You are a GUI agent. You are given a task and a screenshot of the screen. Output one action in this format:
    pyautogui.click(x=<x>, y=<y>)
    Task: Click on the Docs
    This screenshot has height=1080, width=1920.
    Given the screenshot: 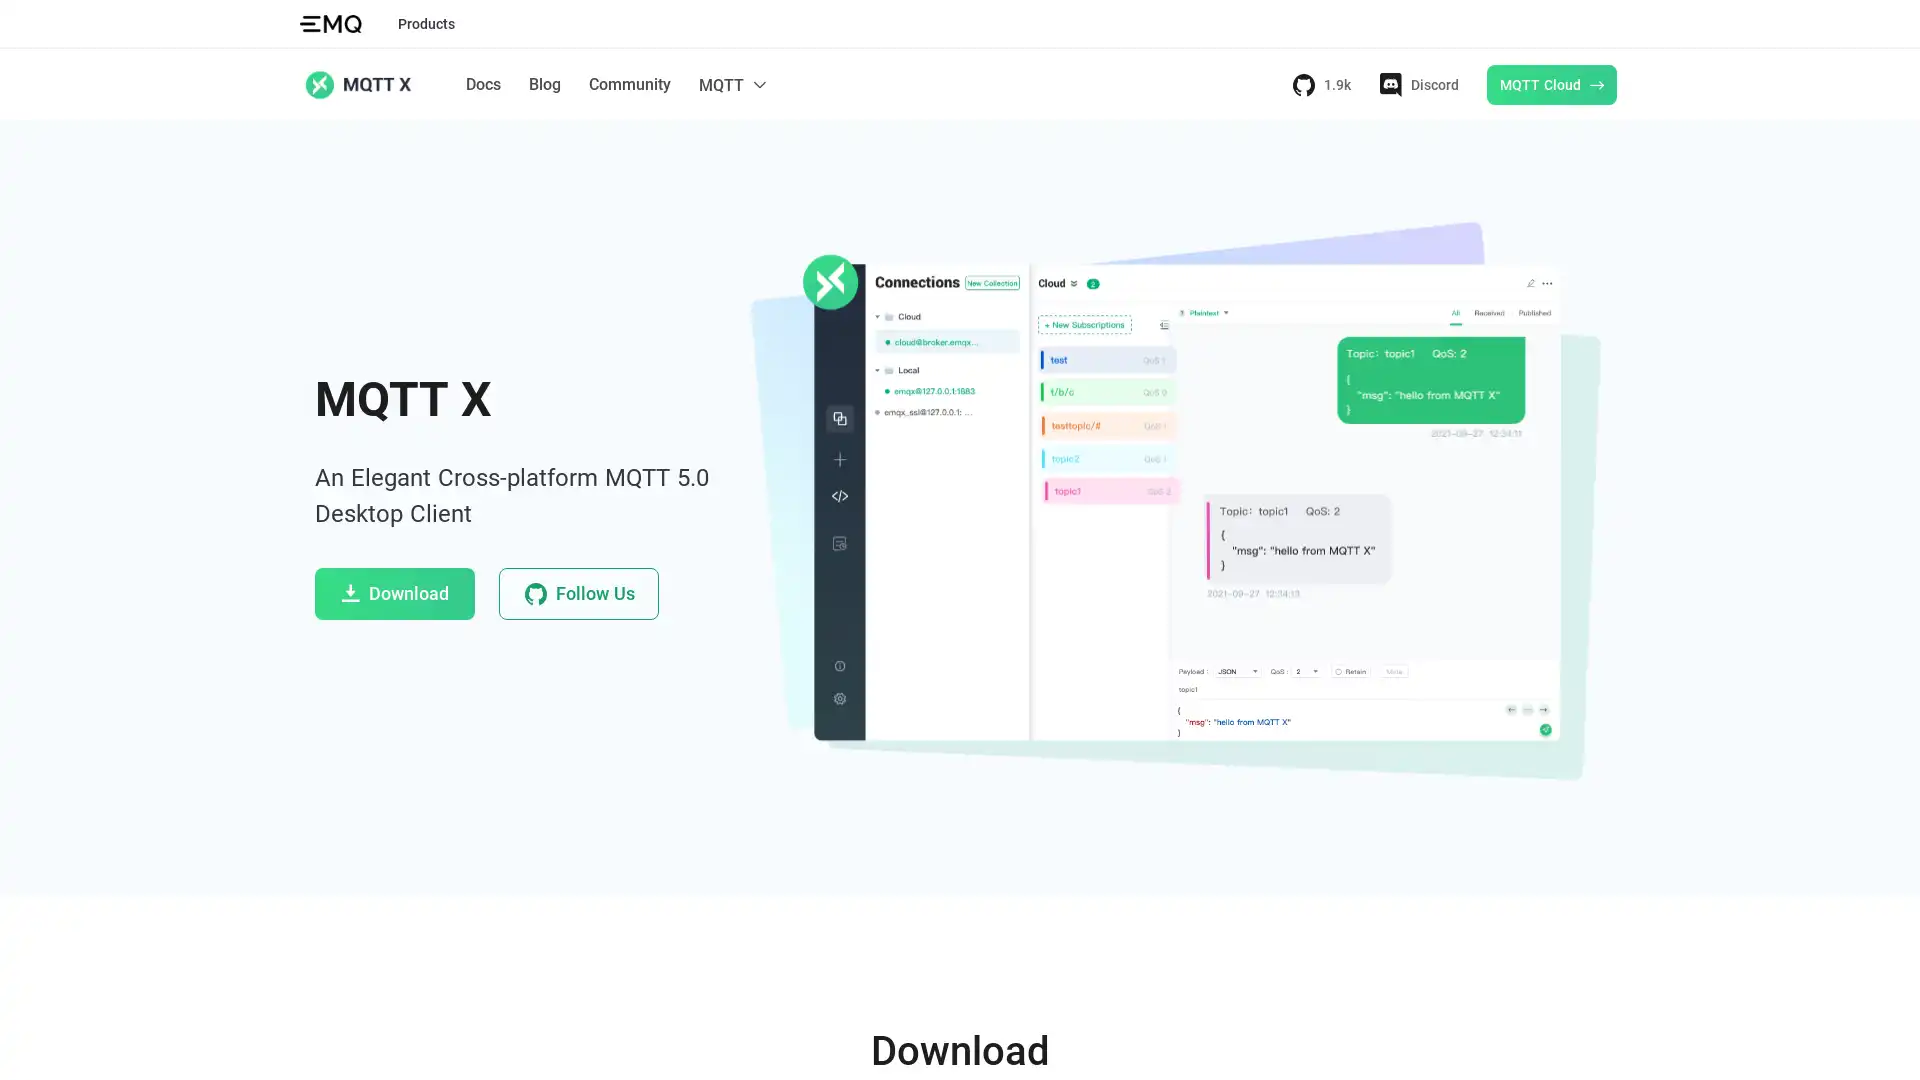 What is the action you would take?
    pyautogui.click(x=960, y=148)
    